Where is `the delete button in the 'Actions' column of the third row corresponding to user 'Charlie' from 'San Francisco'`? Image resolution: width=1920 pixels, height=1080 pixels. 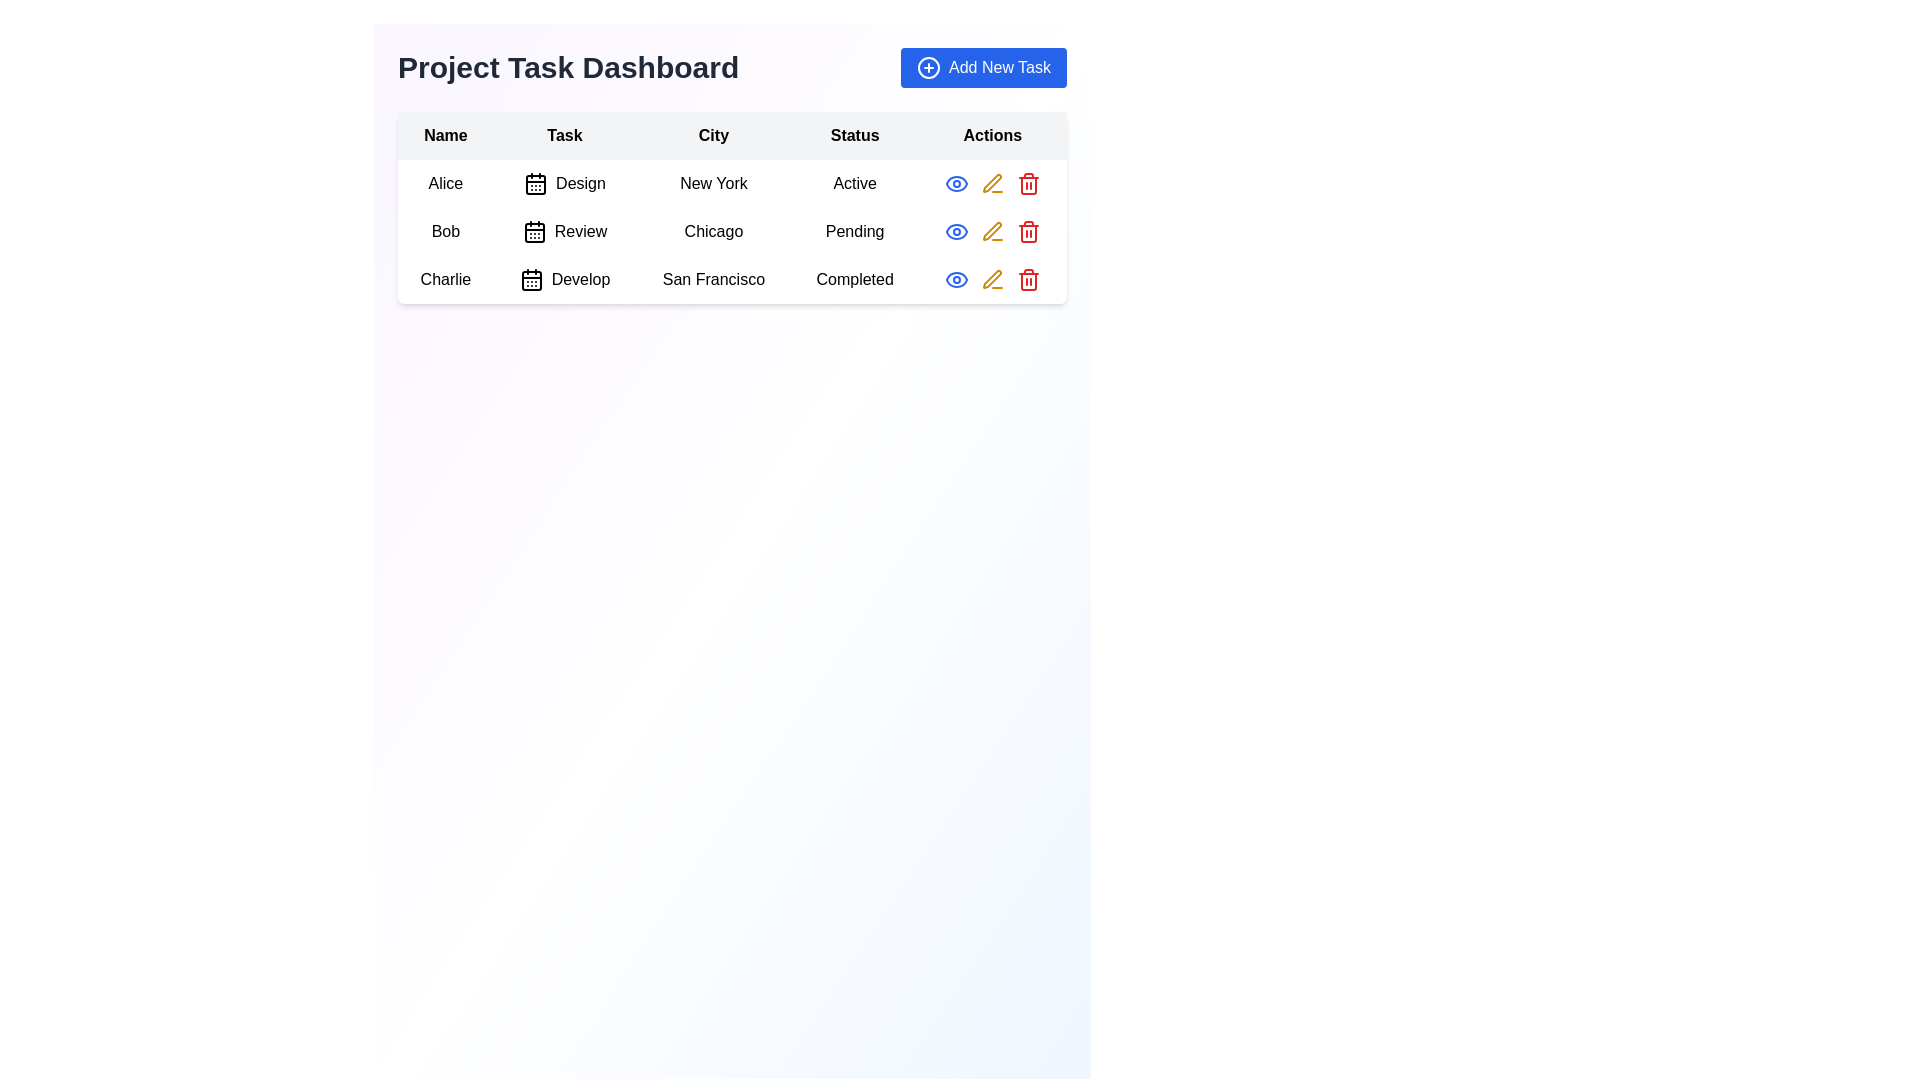 the delete button in the 'Actions' column of the third row corresponding to user 'Charlie' from 'San Francisco' is located at coordinates (1028, 184).